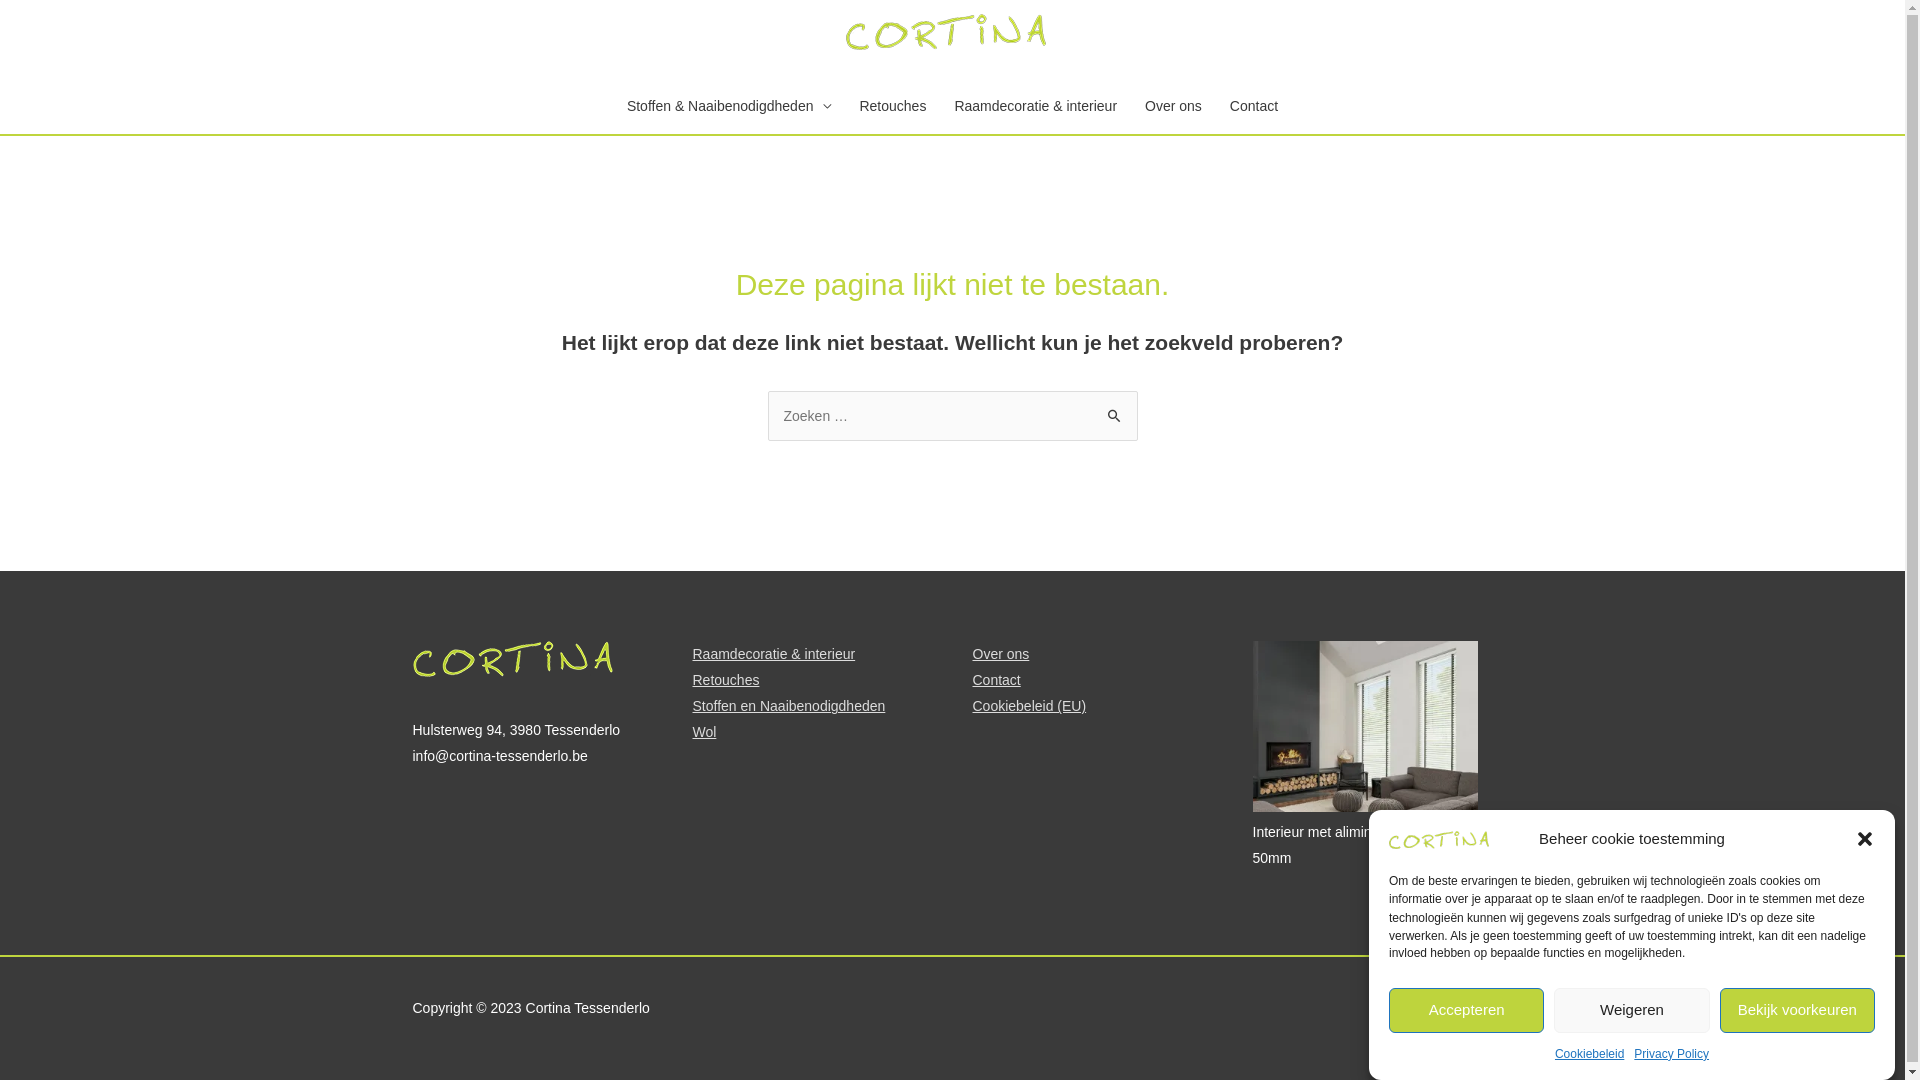 This screenshot has height=1080, width=1920. What do you see at coordinates (1173, 105) in the screenshot?
I see `'Over ons'` at bounding box center [1173, 105].